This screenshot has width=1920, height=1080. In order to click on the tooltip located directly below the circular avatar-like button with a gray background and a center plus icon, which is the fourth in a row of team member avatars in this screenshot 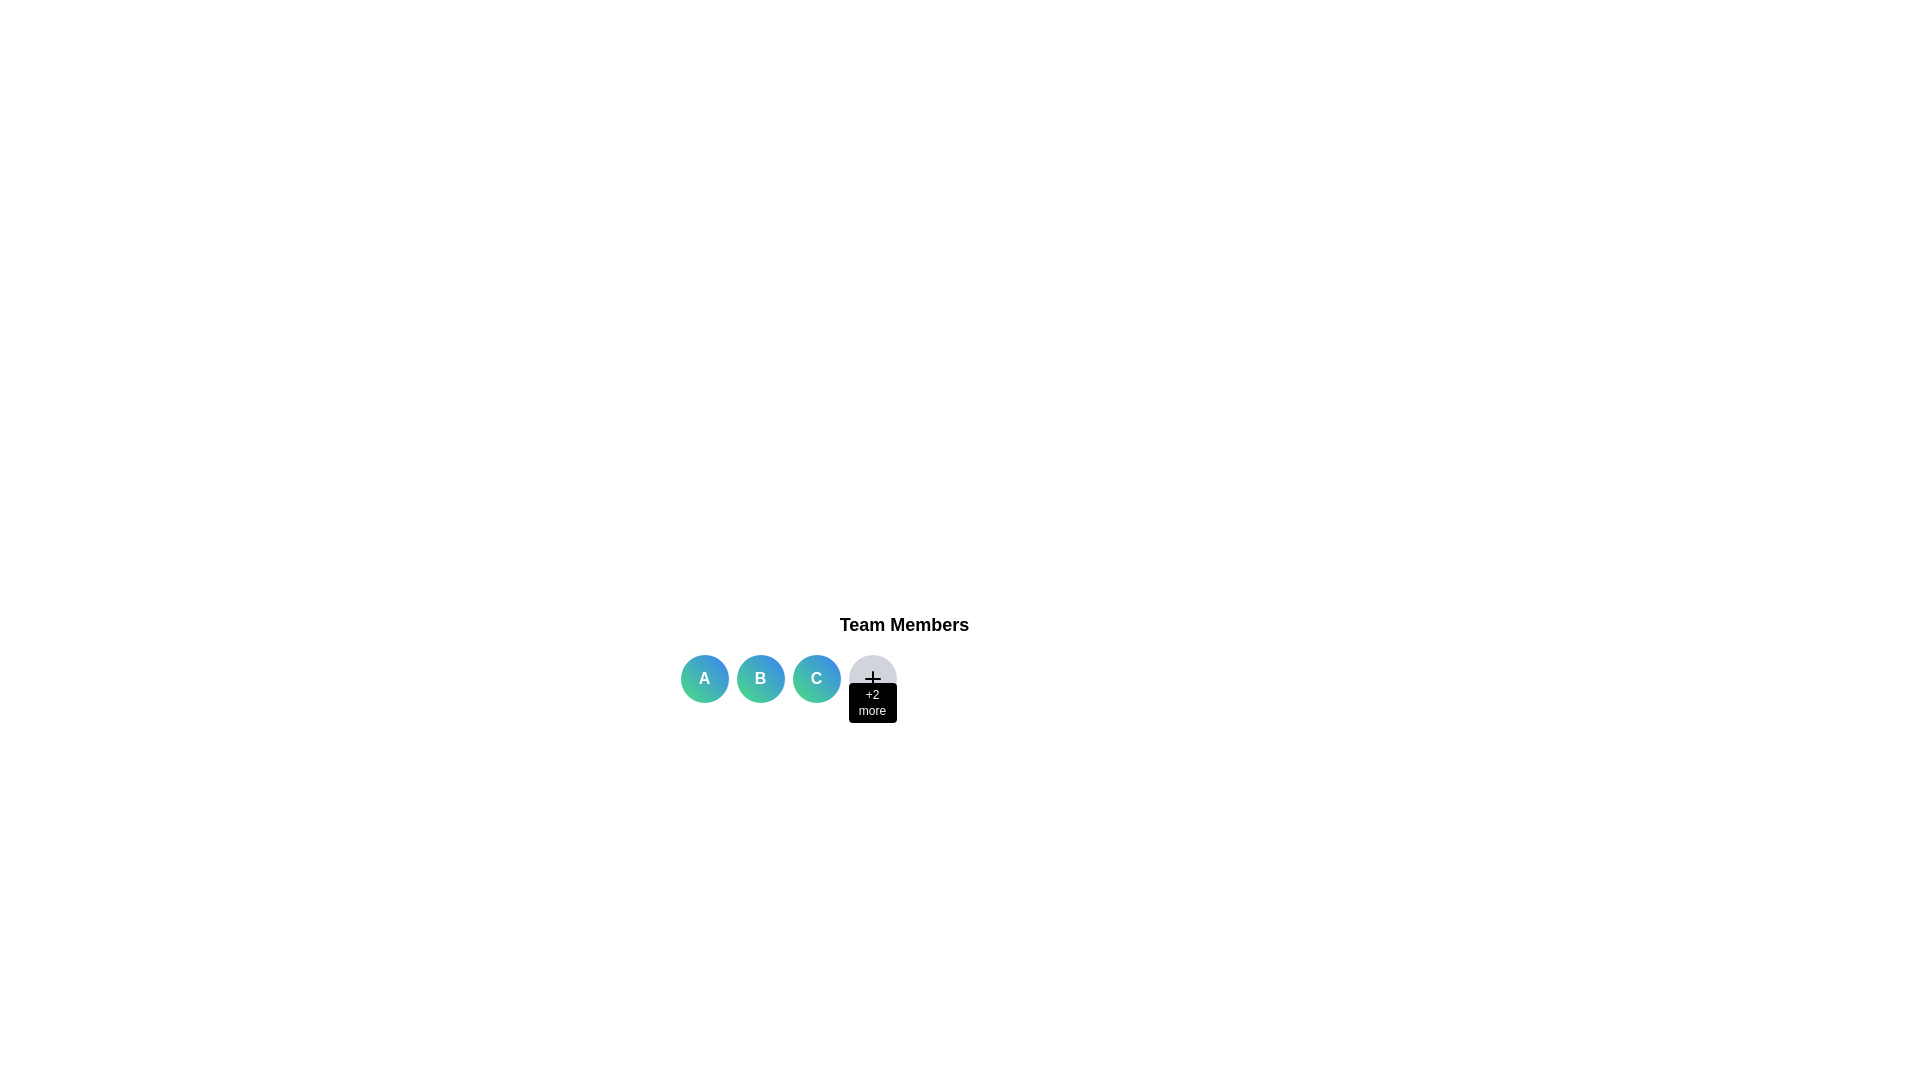, I will do `click(872, 701)`.